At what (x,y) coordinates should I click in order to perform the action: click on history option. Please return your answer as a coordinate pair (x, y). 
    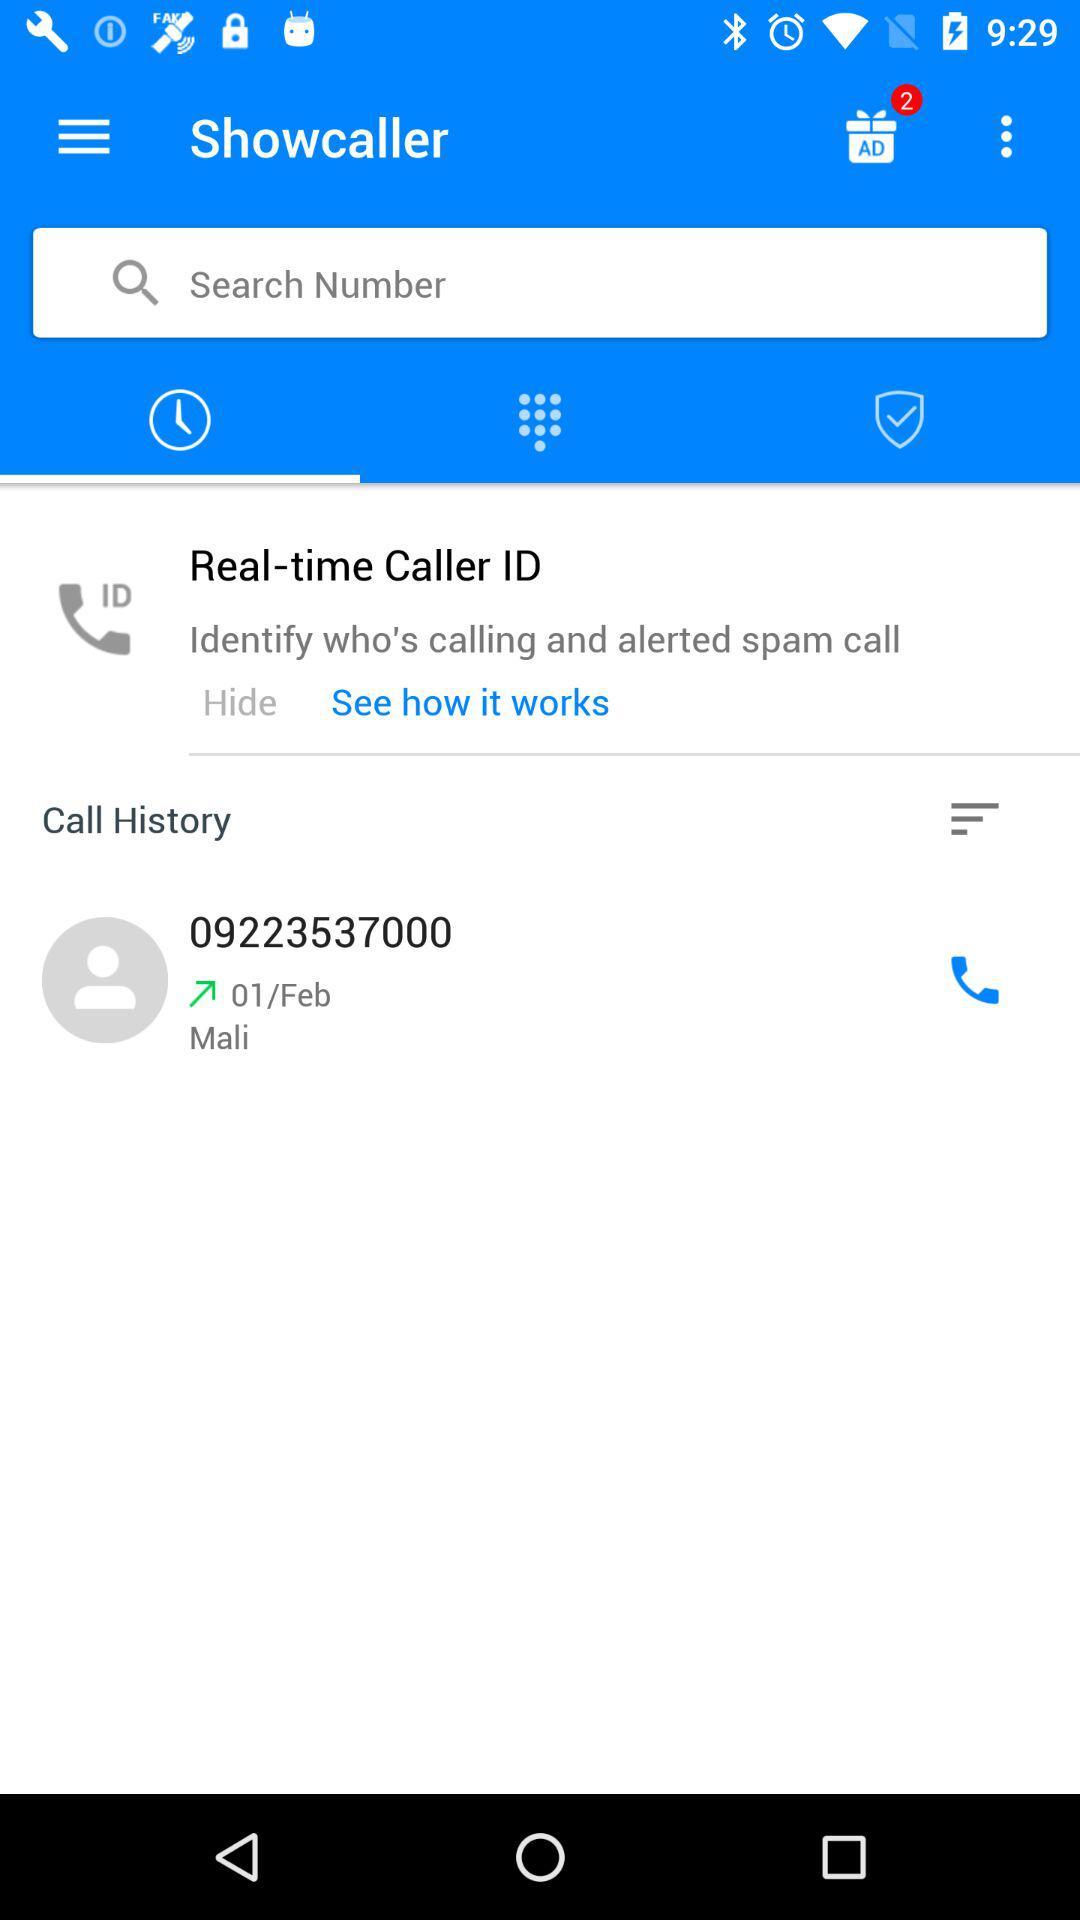
    Looking at the image, I should click on (974, 819).